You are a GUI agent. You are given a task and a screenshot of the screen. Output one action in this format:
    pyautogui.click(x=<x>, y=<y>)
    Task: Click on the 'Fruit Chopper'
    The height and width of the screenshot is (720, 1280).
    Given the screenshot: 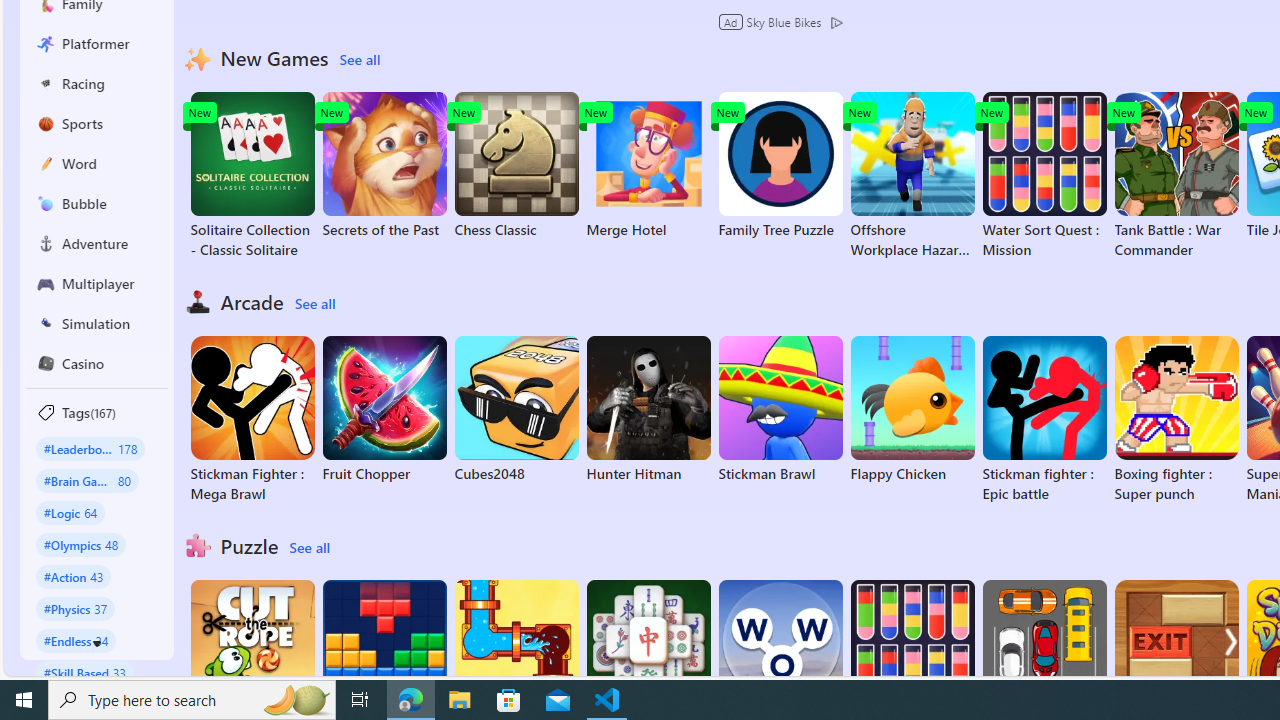 What is the action you would take?
    pyautogui.click(x=384, y=409)
    